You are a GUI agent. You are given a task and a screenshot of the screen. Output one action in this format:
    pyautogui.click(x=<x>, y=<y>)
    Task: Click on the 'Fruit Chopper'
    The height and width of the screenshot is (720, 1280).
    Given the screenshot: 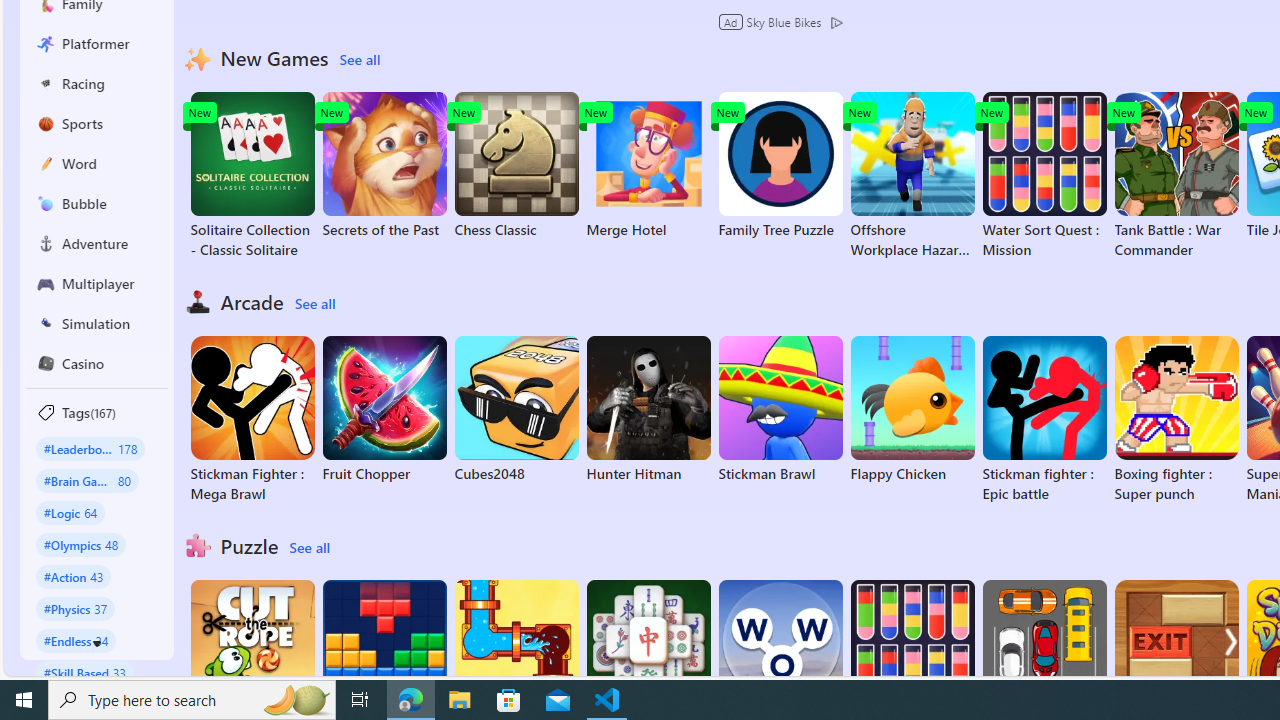 What is the action you would take?
    pyautogui.click(x=384, y=409)
    